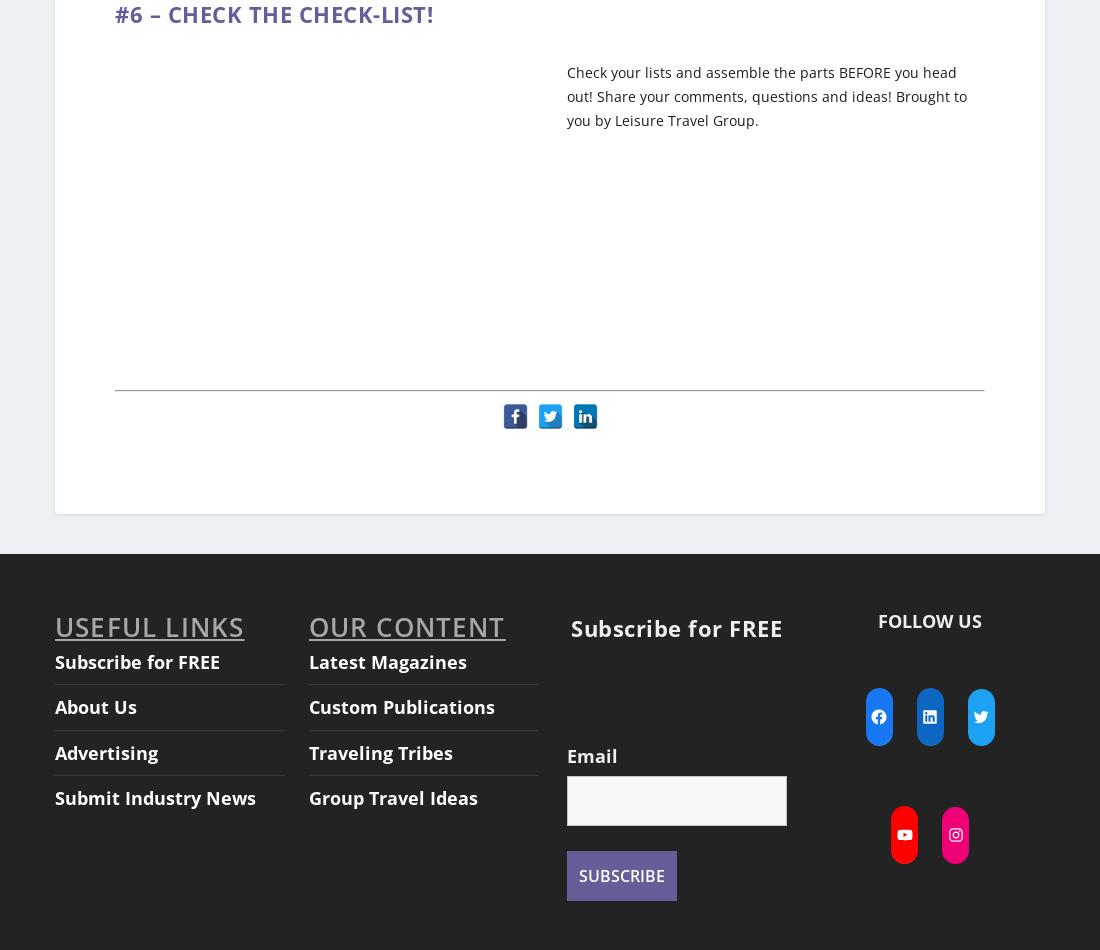 This screenshot has height=950, width=1100. I want to click on 'About Us', so click(54, 687).